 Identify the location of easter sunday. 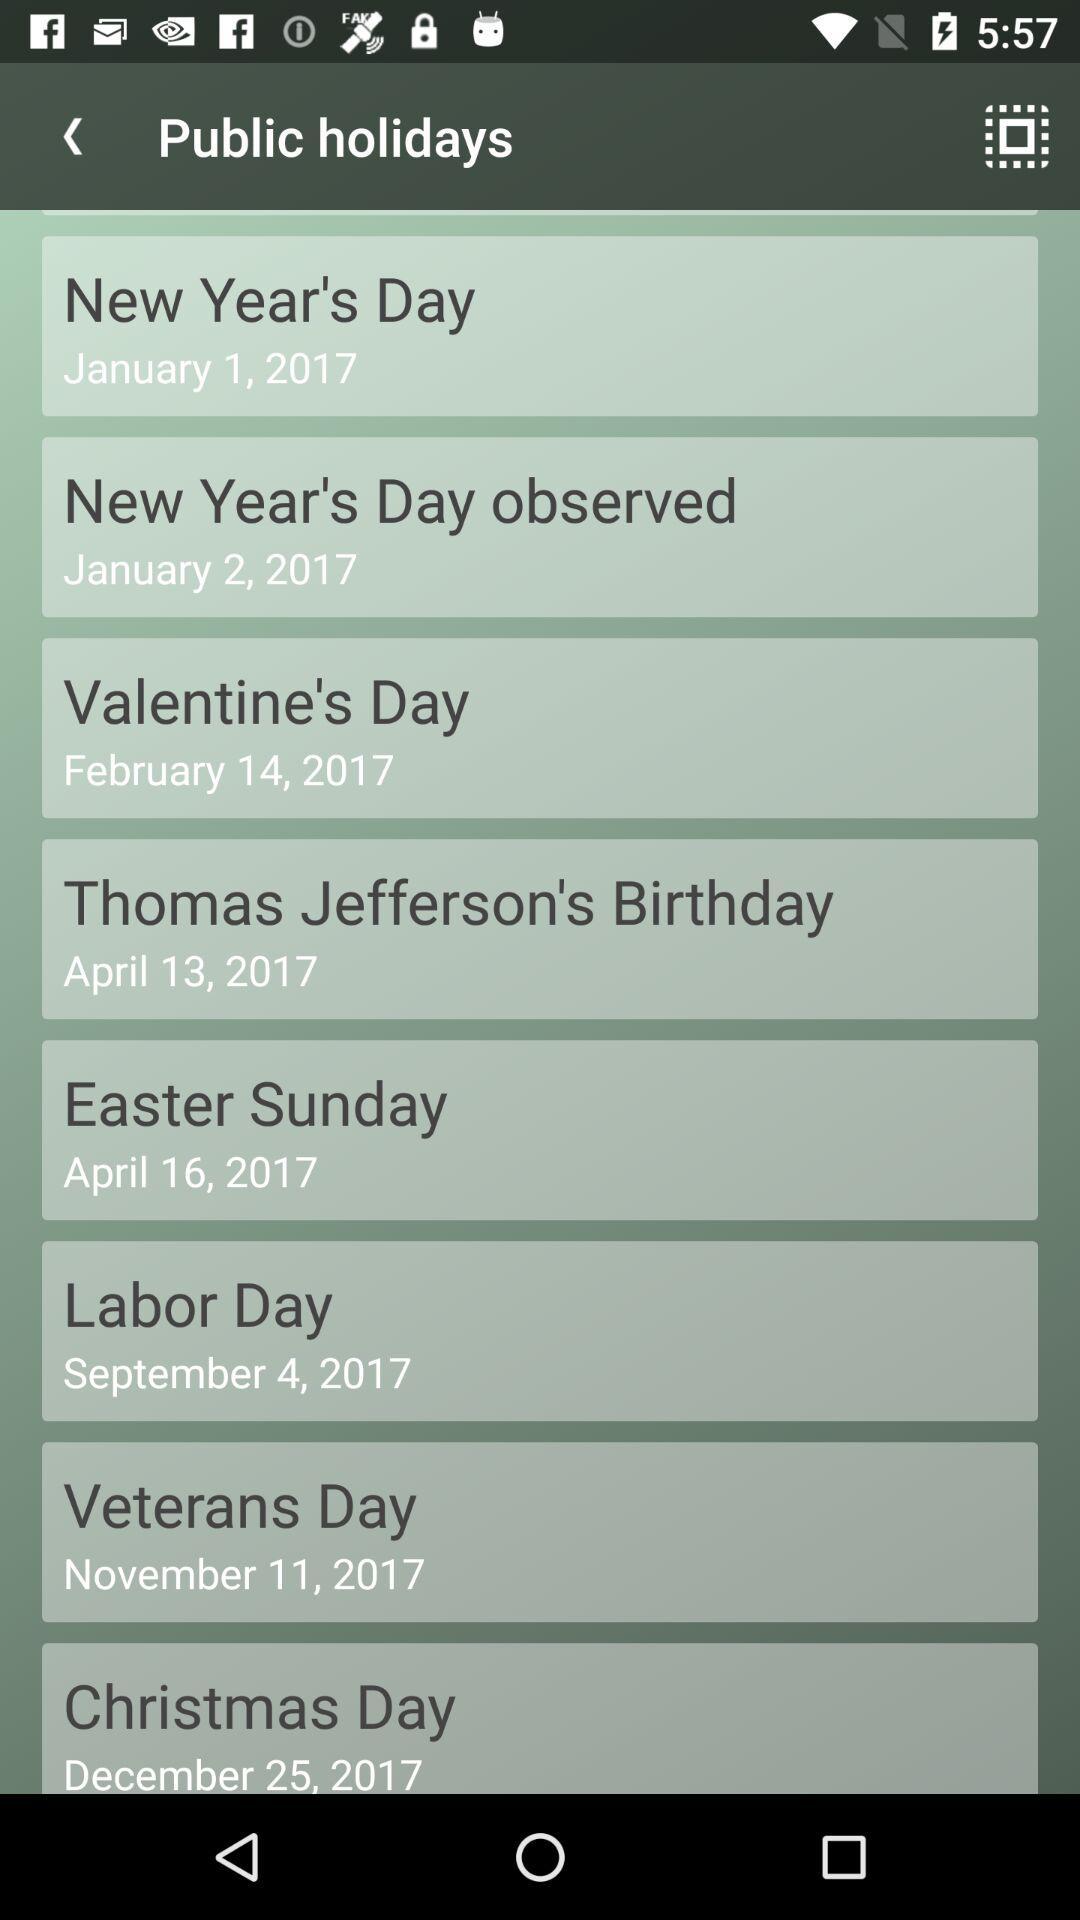
(540, 1100).